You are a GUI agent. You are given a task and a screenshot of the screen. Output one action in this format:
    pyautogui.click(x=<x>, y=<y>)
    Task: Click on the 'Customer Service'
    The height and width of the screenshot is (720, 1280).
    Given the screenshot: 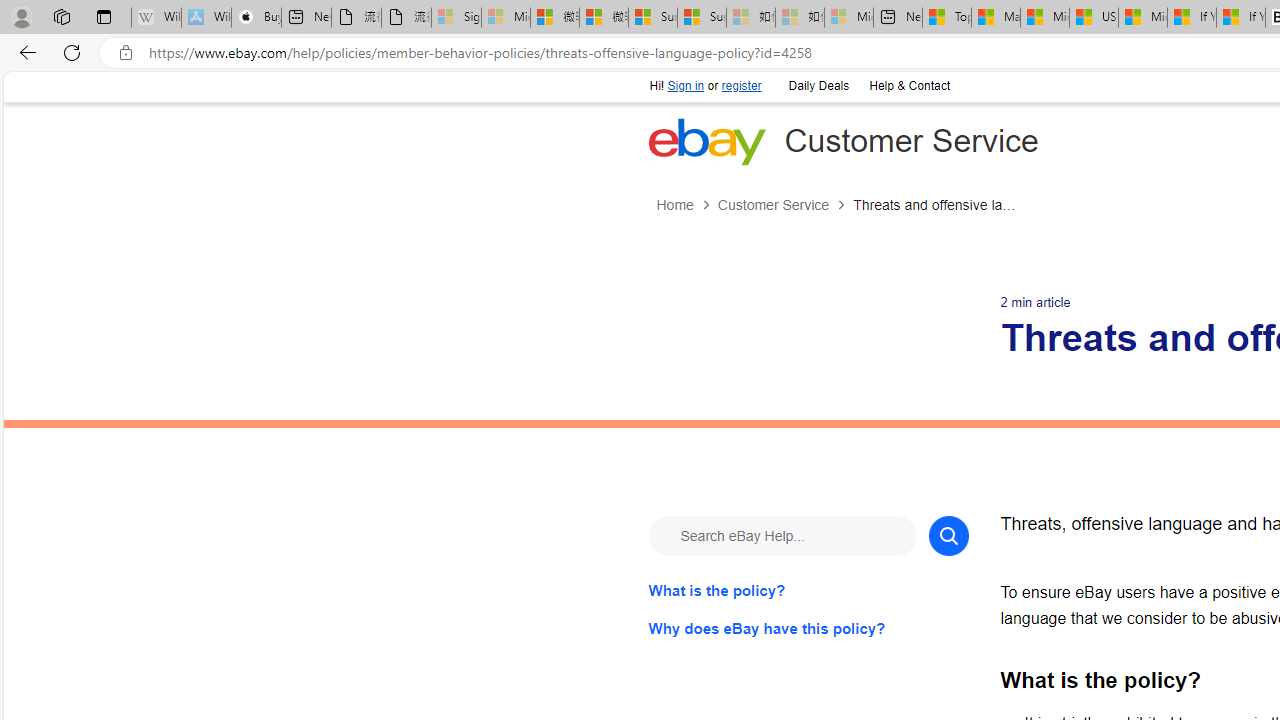 What is the action you would take?
    pyautogui.click(x=772, y=205)
    